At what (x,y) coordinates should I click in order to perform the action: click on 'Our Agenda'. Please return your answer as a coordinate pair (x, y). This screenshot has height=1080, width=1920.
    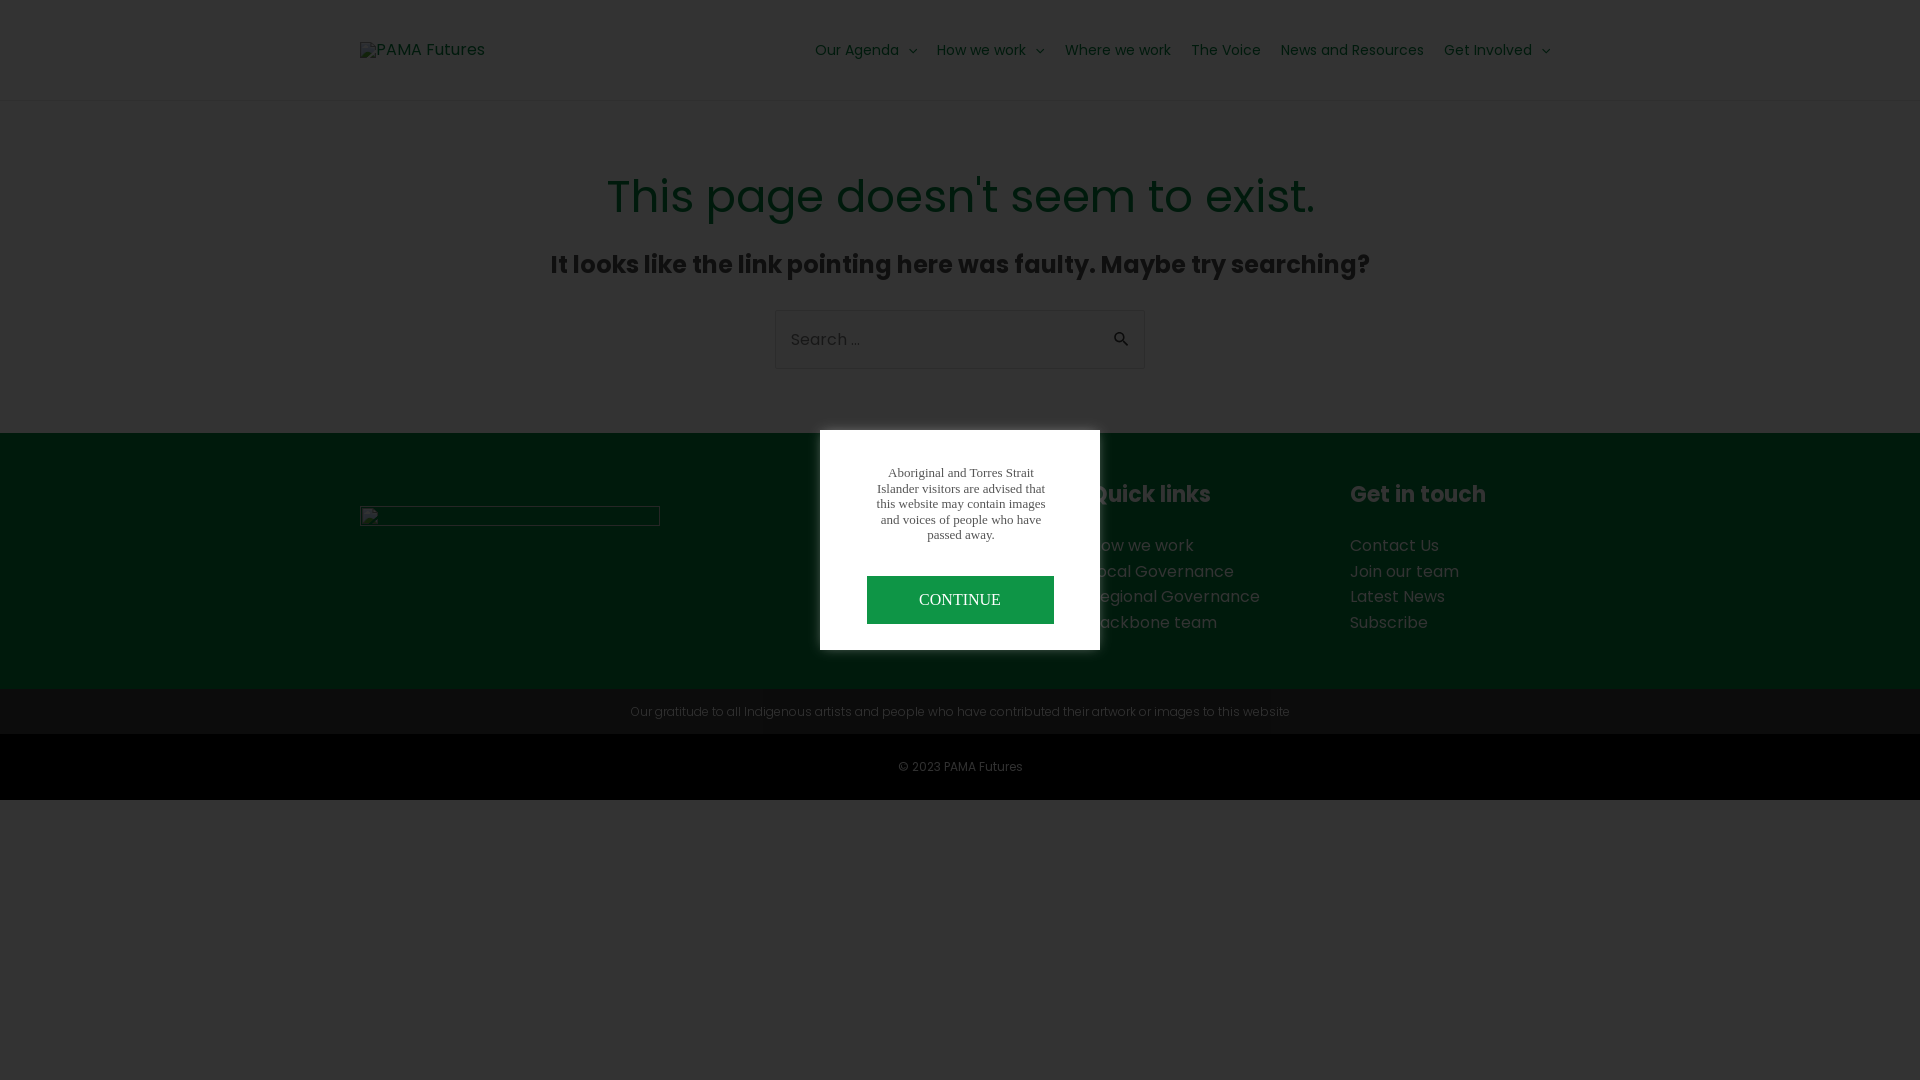
    Looking at the image, I should click on (877, 545).